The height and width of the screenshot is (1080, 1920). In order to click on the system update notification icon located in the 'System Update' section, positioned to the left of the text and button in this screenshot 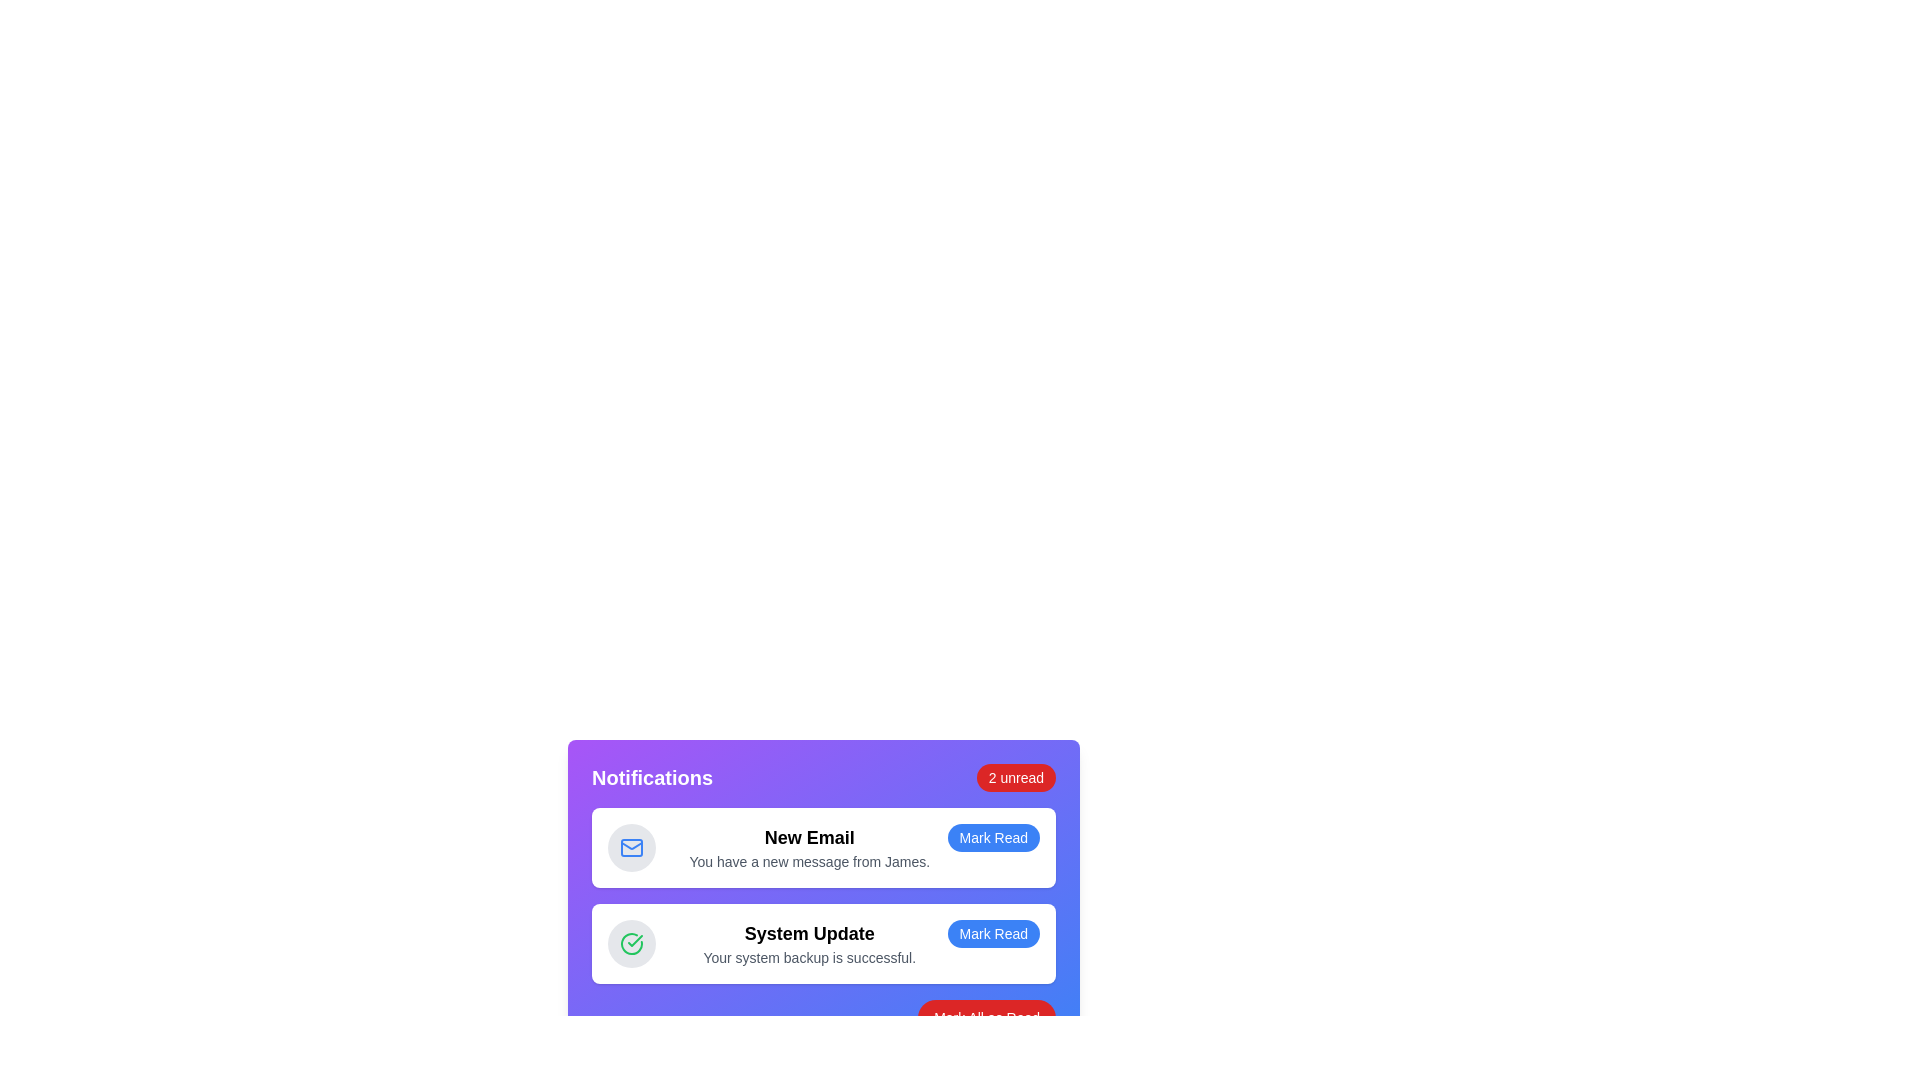, I will do `click(634, 941)`.